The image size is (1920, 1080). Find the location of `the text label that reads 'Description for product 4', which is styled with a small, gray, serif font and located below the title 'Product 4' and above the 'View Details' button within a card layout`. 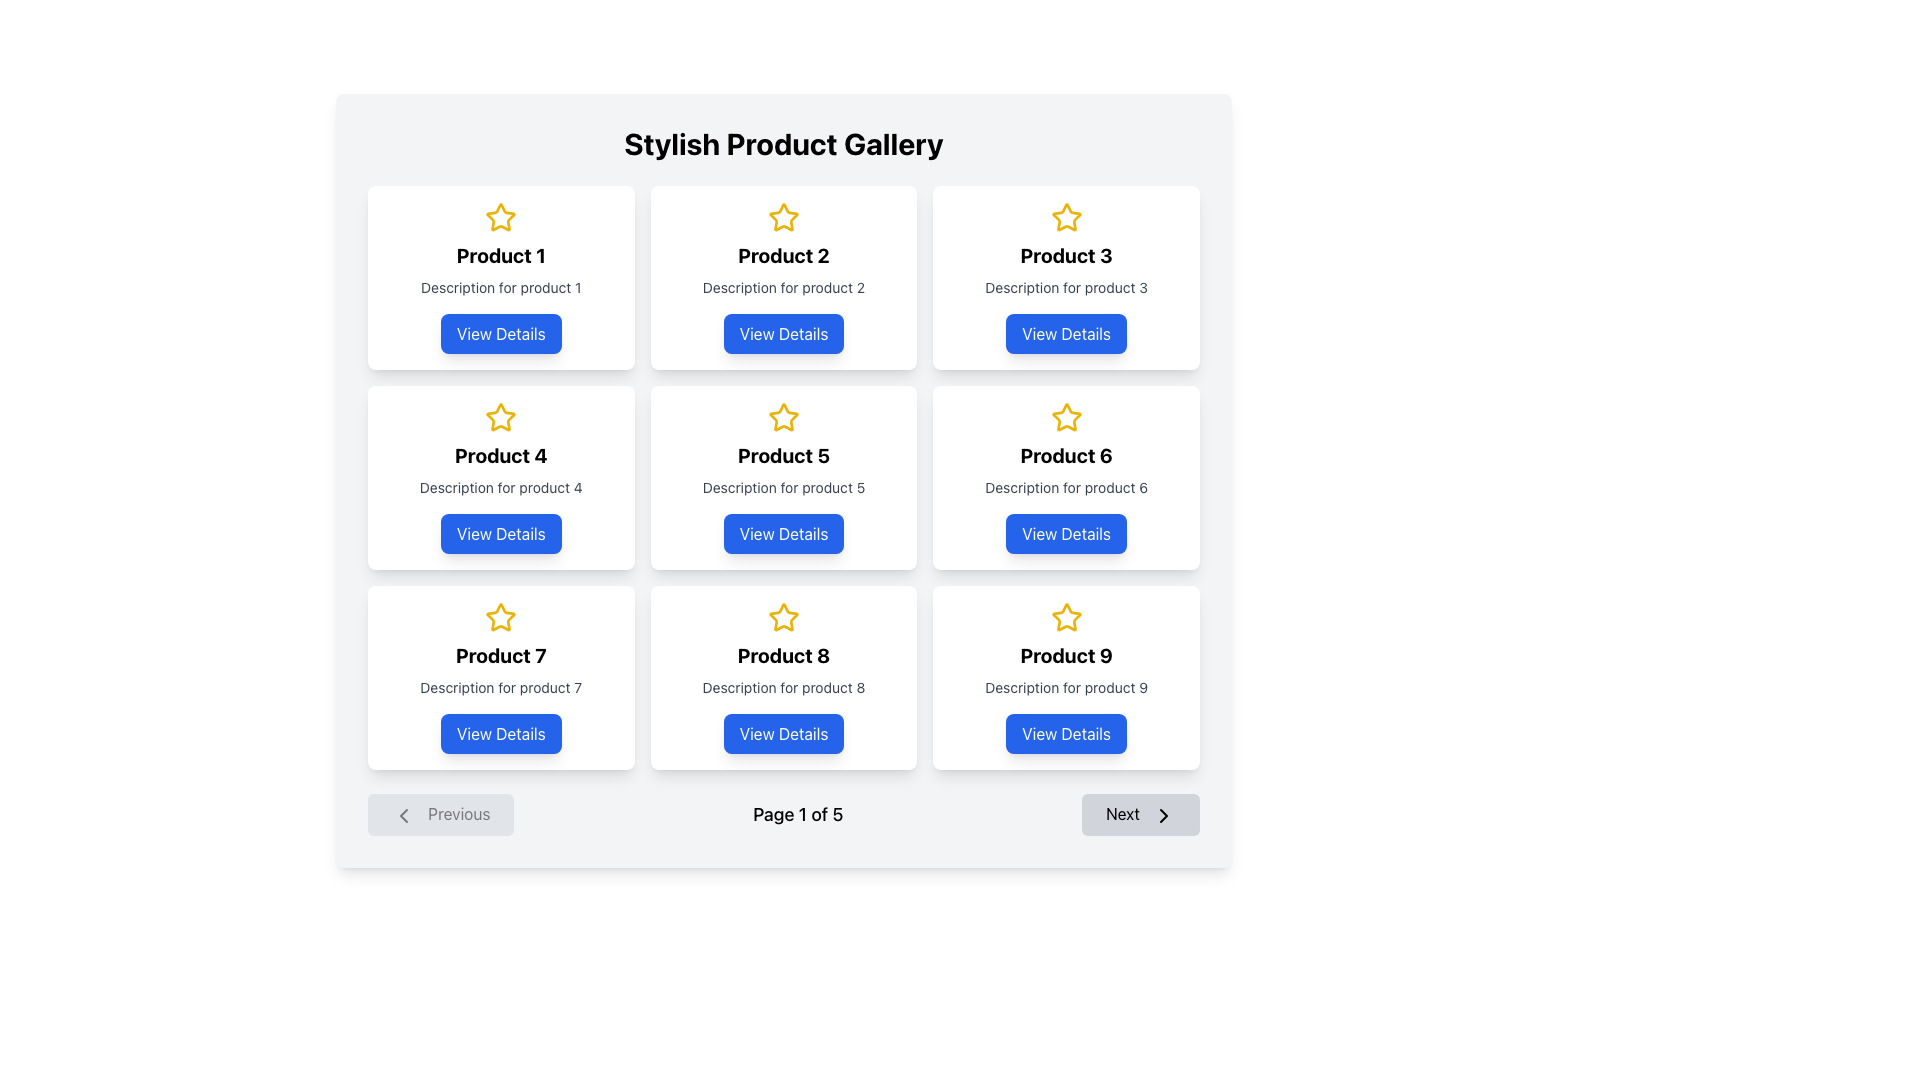

the text label that reads 'Description for product 4', which is styled with a small, gray, serif font and located below the title 'Product 4' and above the 'View Details' button within a card layout is located at coordinates (501, 488).